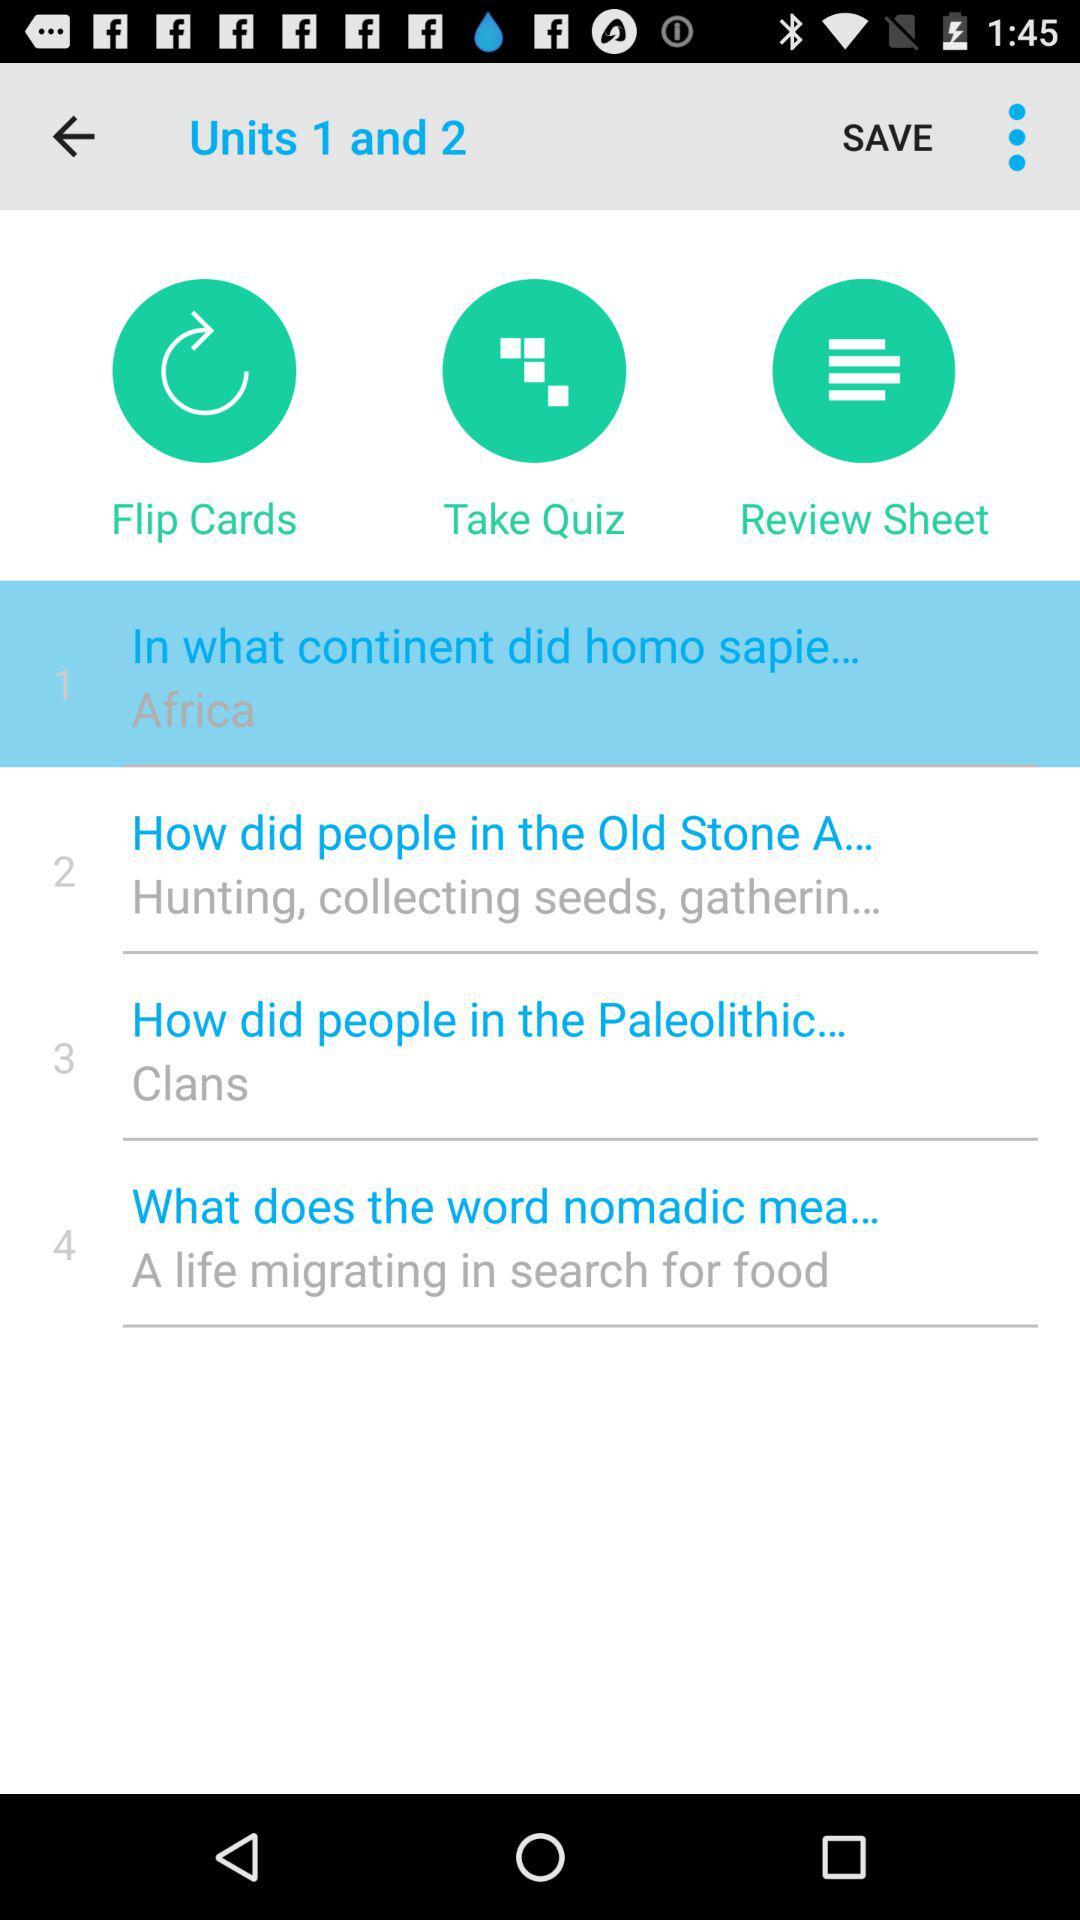 The image size is (1080, 1920). What do you see at coordinates (533, 370) in the screenshot?
I see `item below the units 1 and icon` at bounding box center [533, 370].